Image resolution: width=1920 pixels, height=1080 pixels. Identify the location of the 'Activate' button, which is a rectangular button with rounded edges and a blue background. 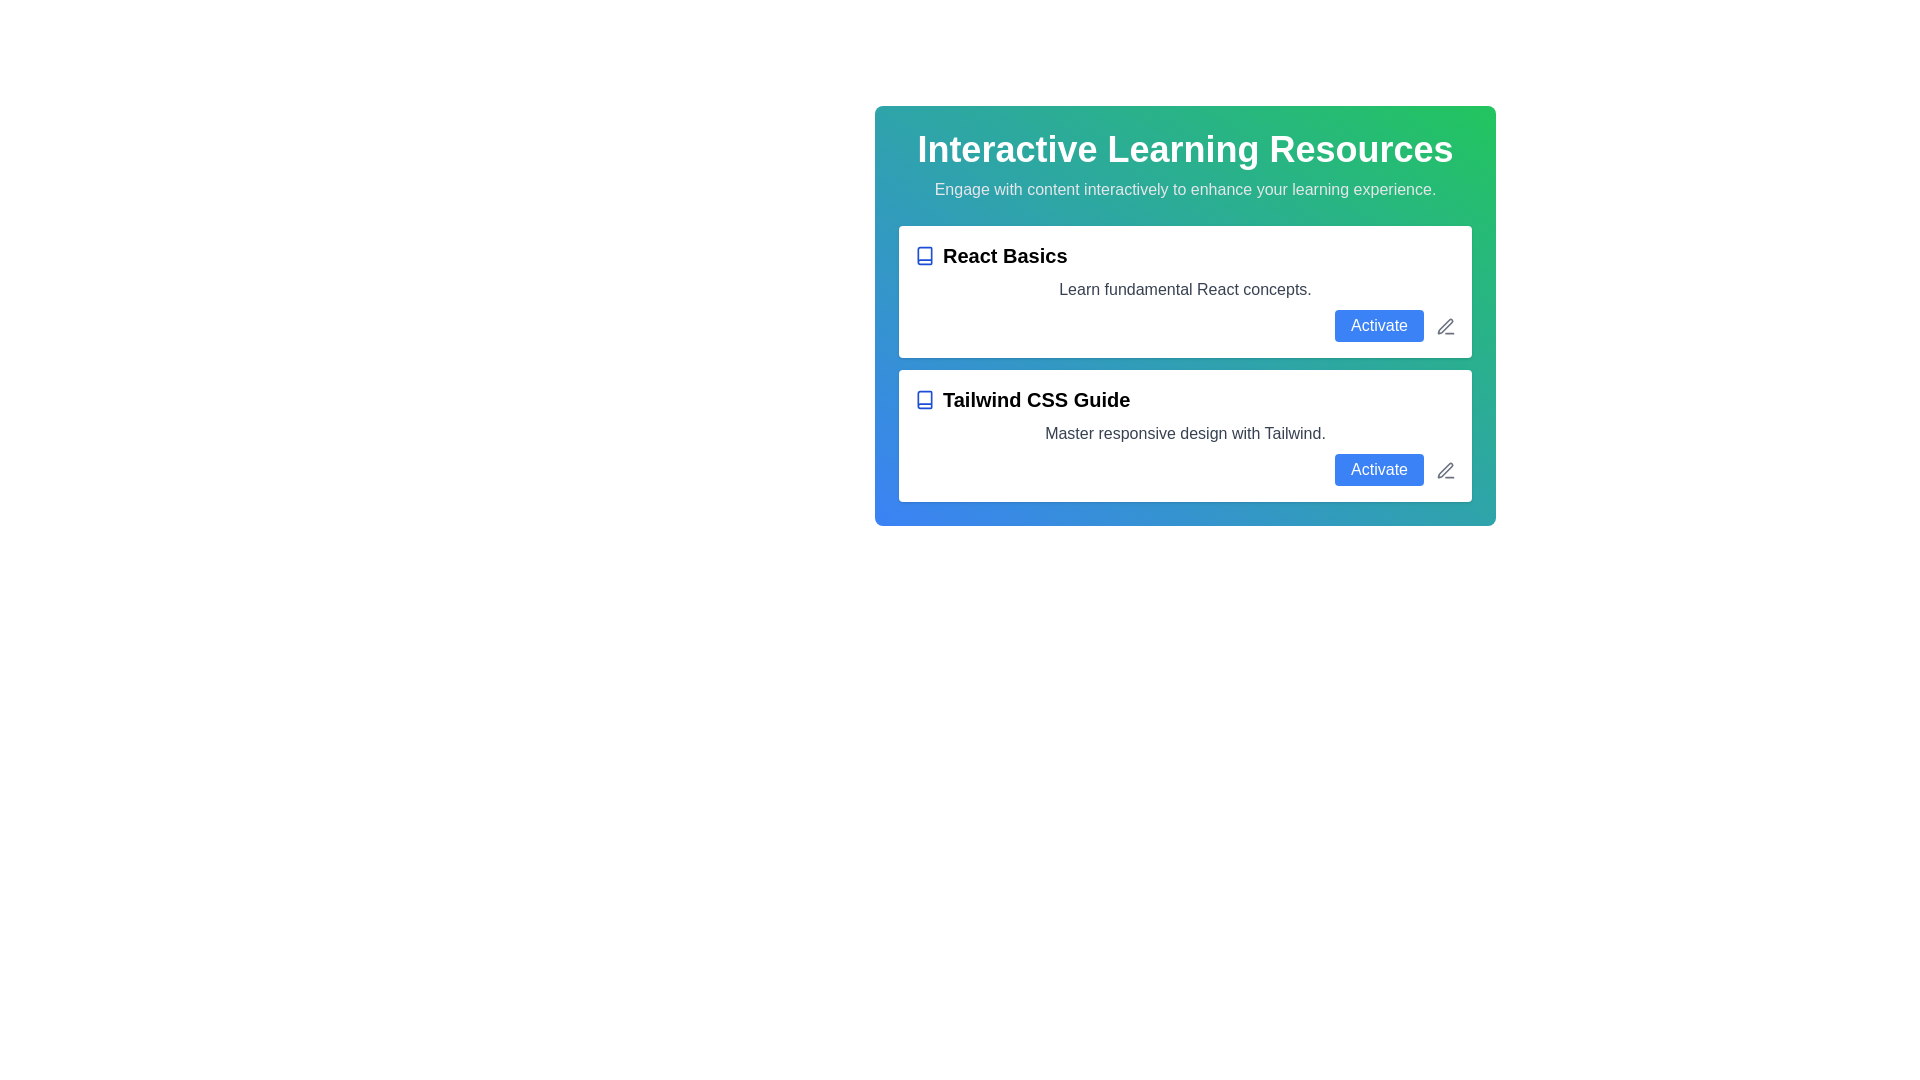
(1378, 470).